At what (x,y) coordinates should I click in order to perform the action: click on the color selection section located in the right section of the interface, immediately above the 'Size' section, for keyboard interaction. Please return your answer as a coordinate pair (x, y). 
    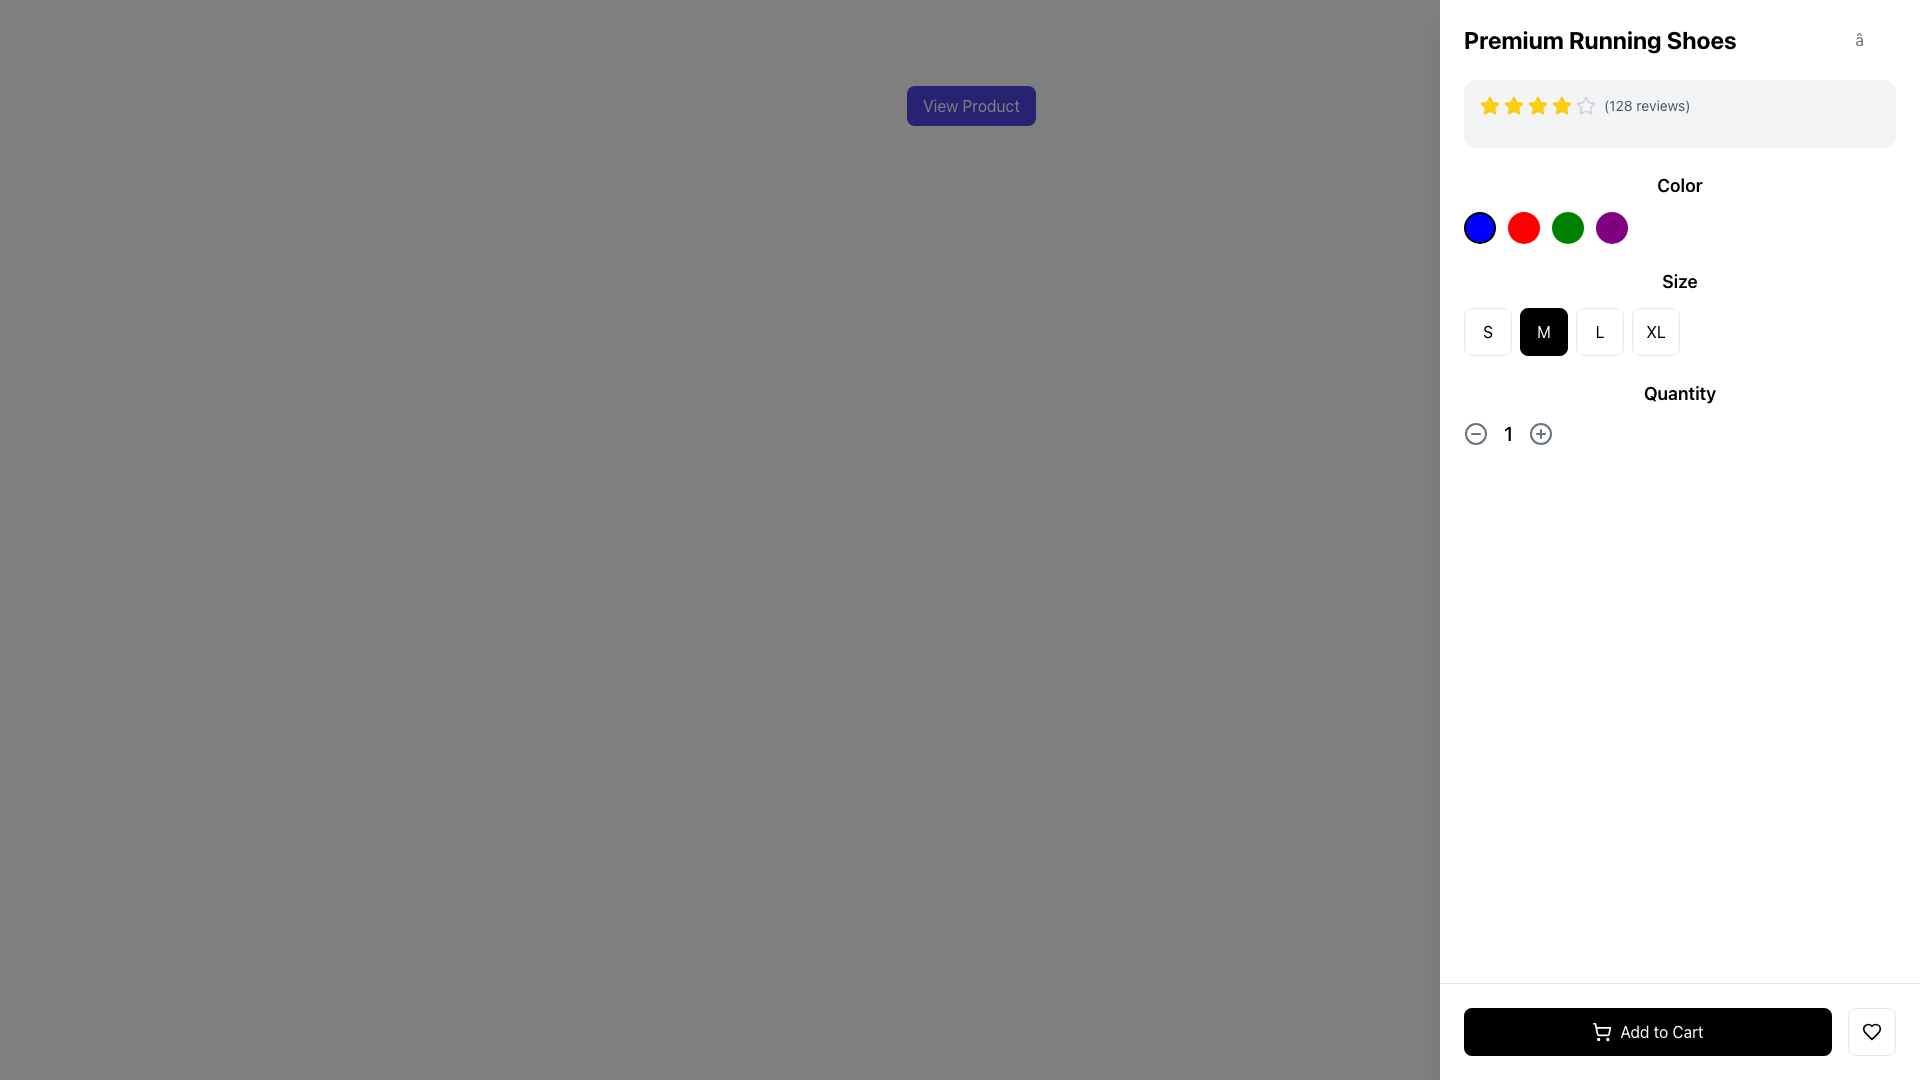
    Looking at the image, I should click on (1680, 208).